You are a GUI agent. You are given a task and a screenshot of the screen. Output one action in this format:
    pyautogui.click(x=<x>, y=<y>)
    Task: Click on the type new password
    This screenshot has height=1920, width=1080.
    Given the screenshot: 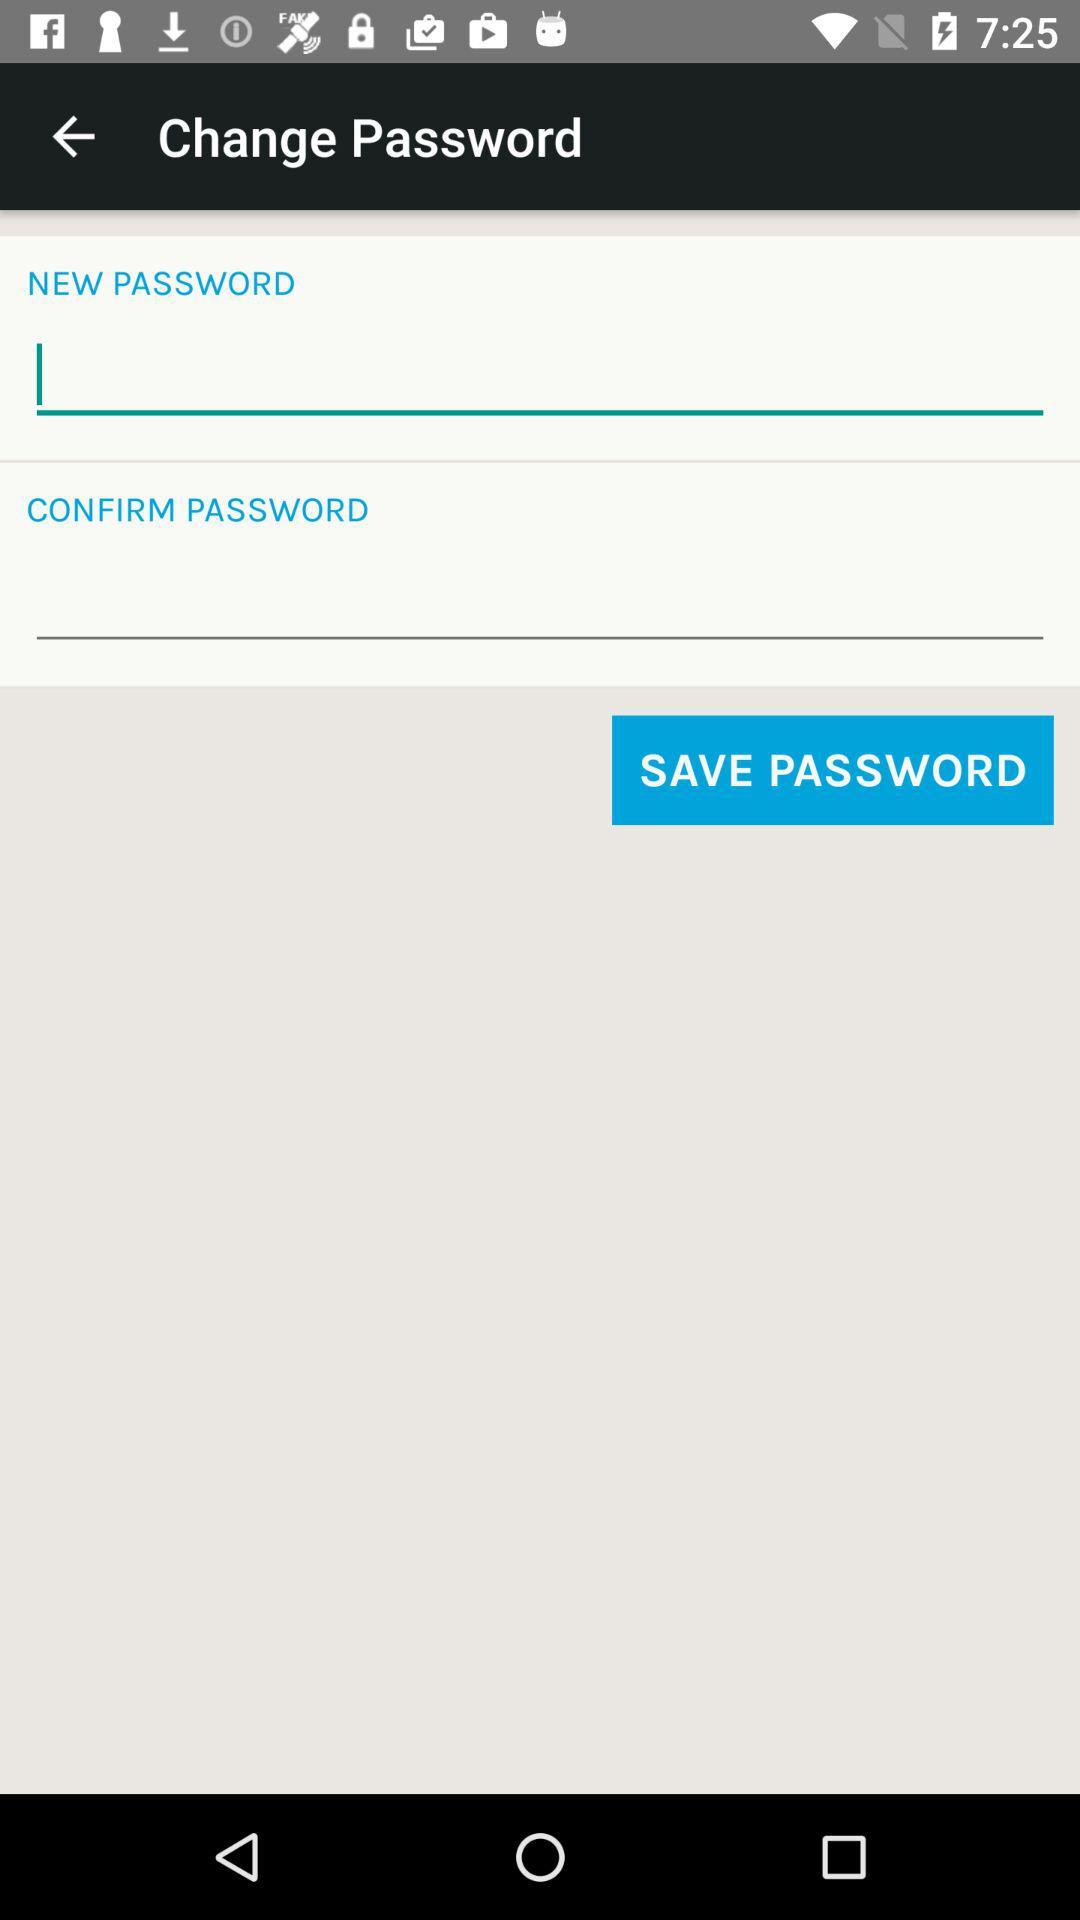 What is the action you would take?
    pyautogui.click(x=540, y=375)
    